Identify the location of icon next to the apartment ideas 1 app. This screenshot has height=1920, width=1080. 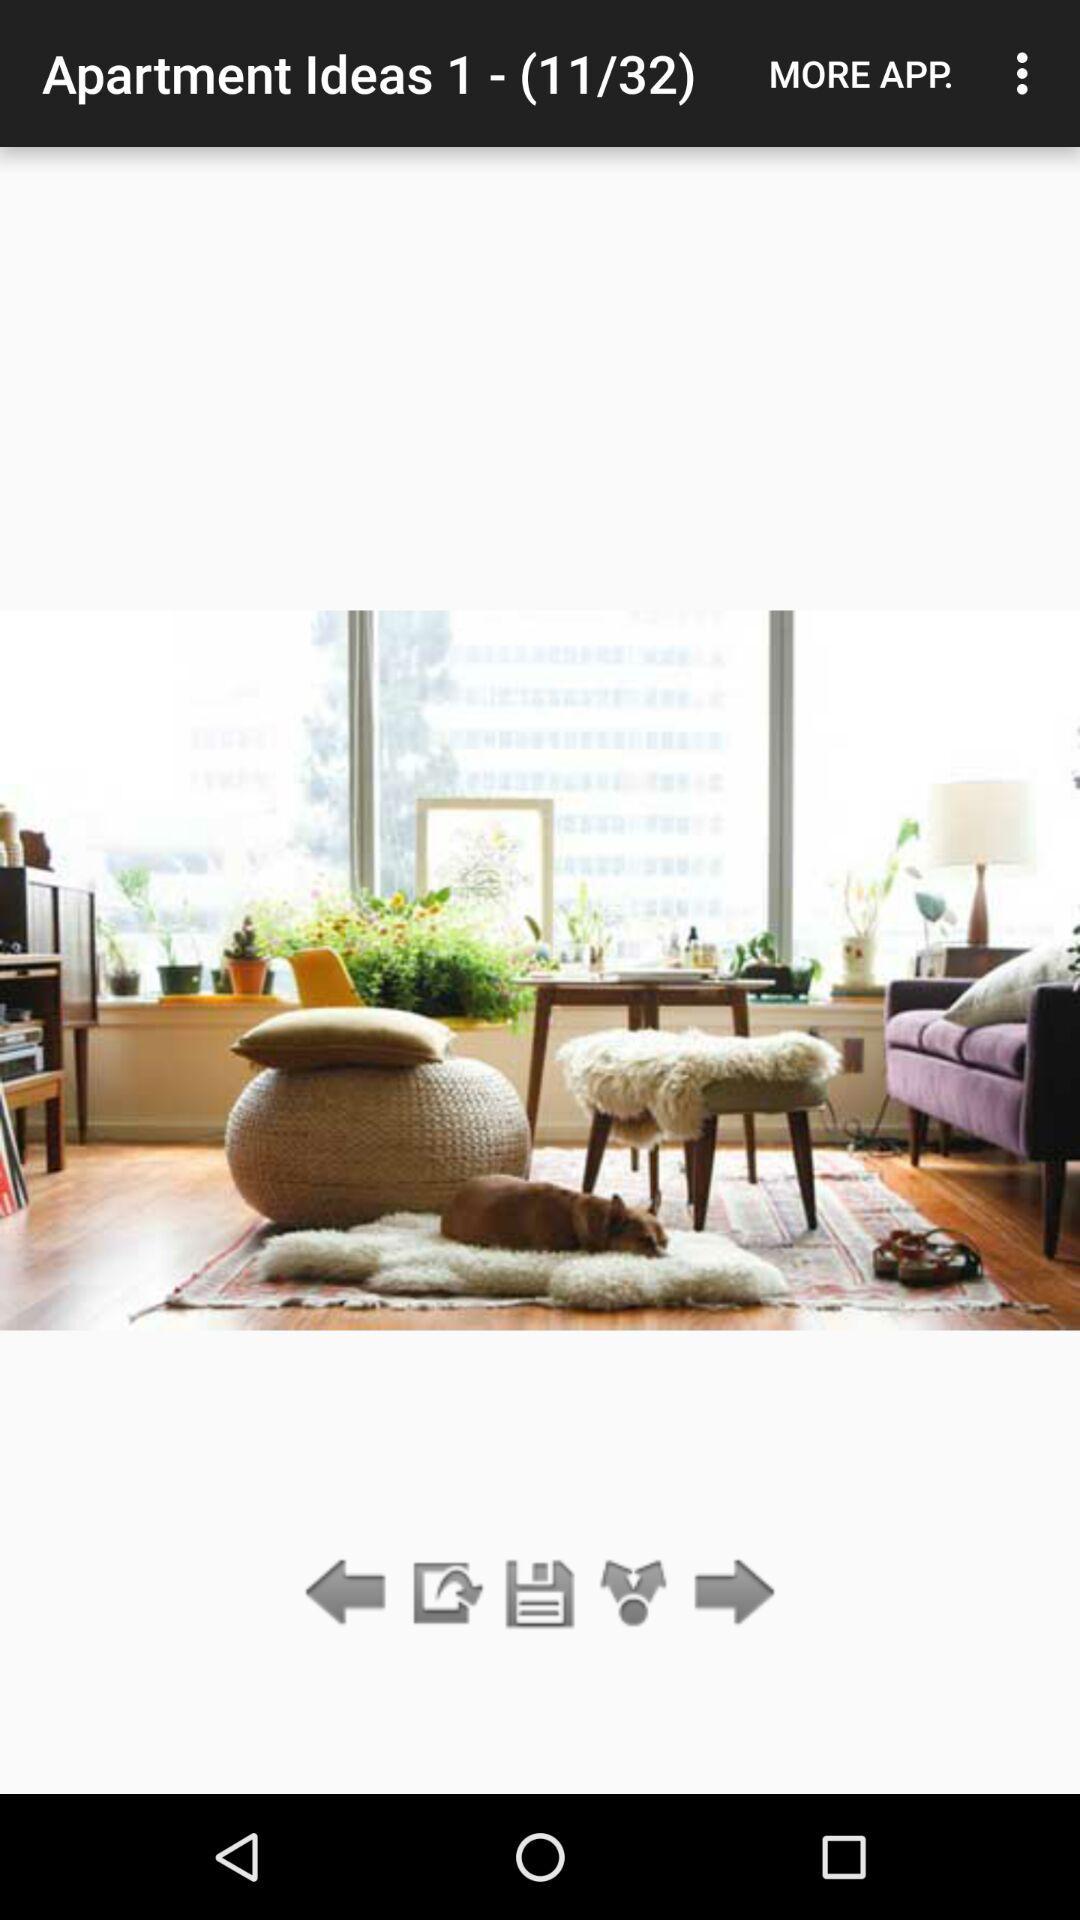
(860, 73).